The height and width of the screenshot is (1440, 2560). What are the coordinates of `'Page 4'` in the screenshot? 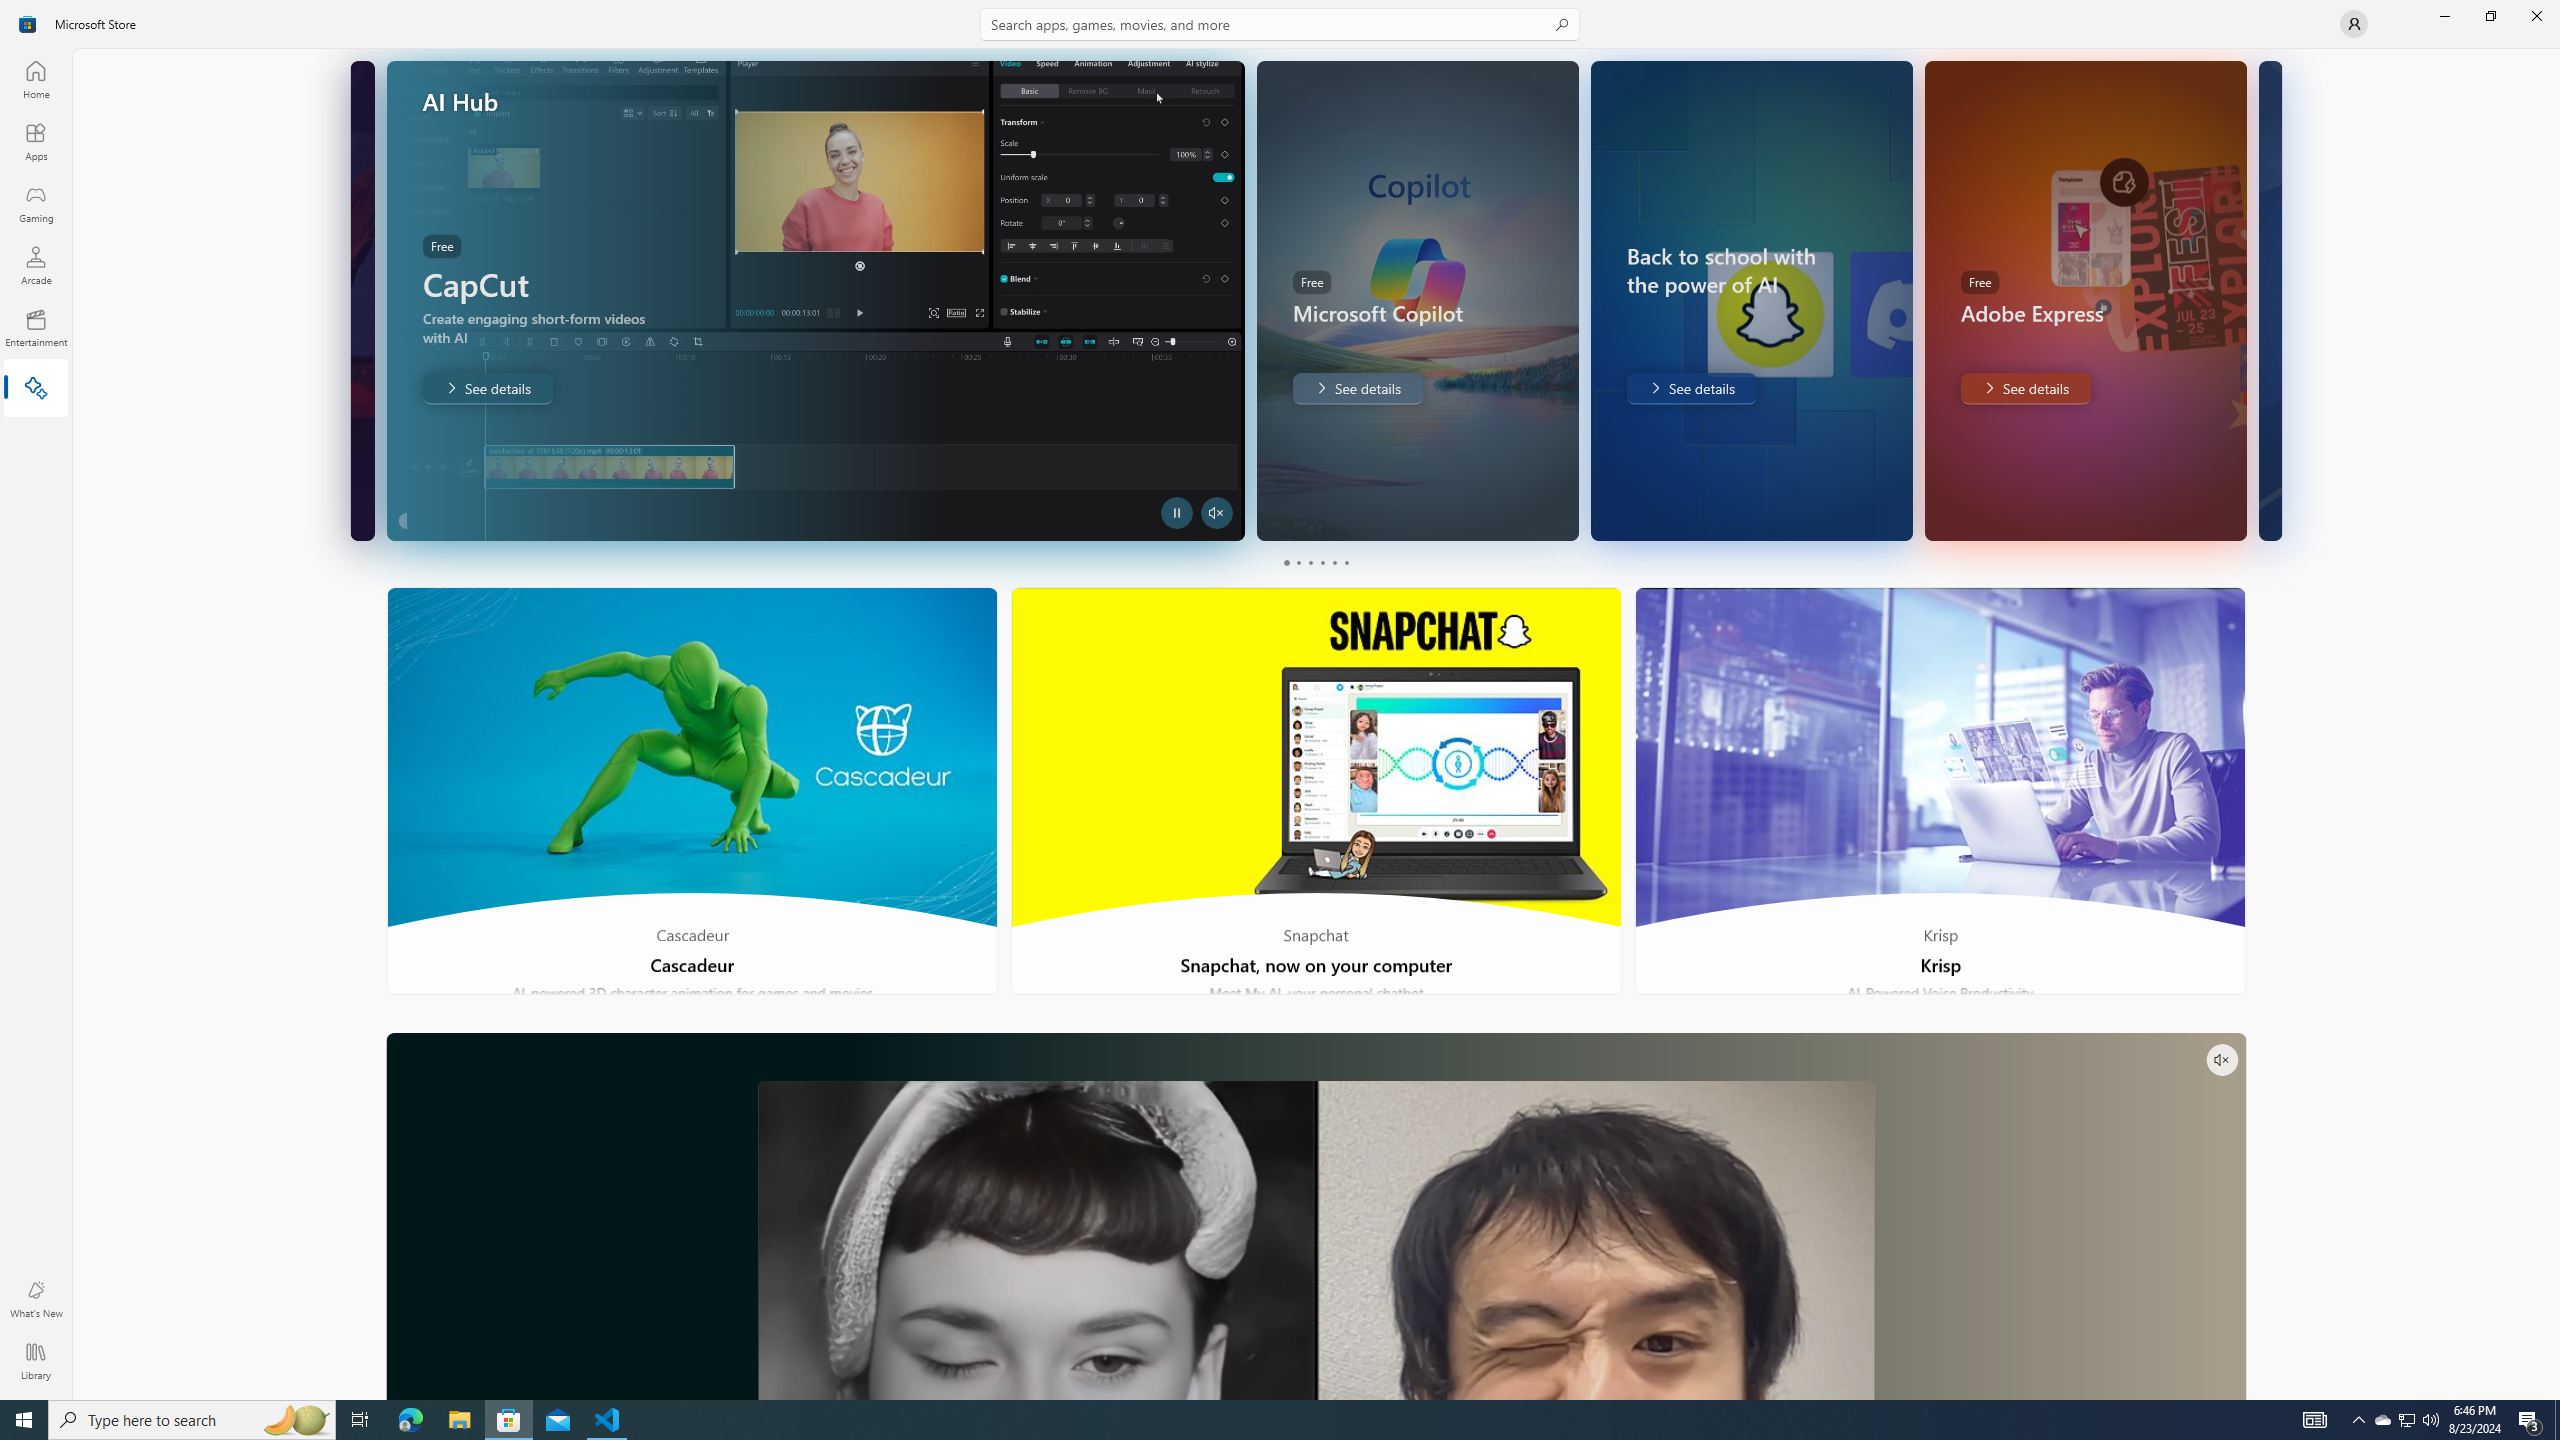 It's located at (1321, 562).